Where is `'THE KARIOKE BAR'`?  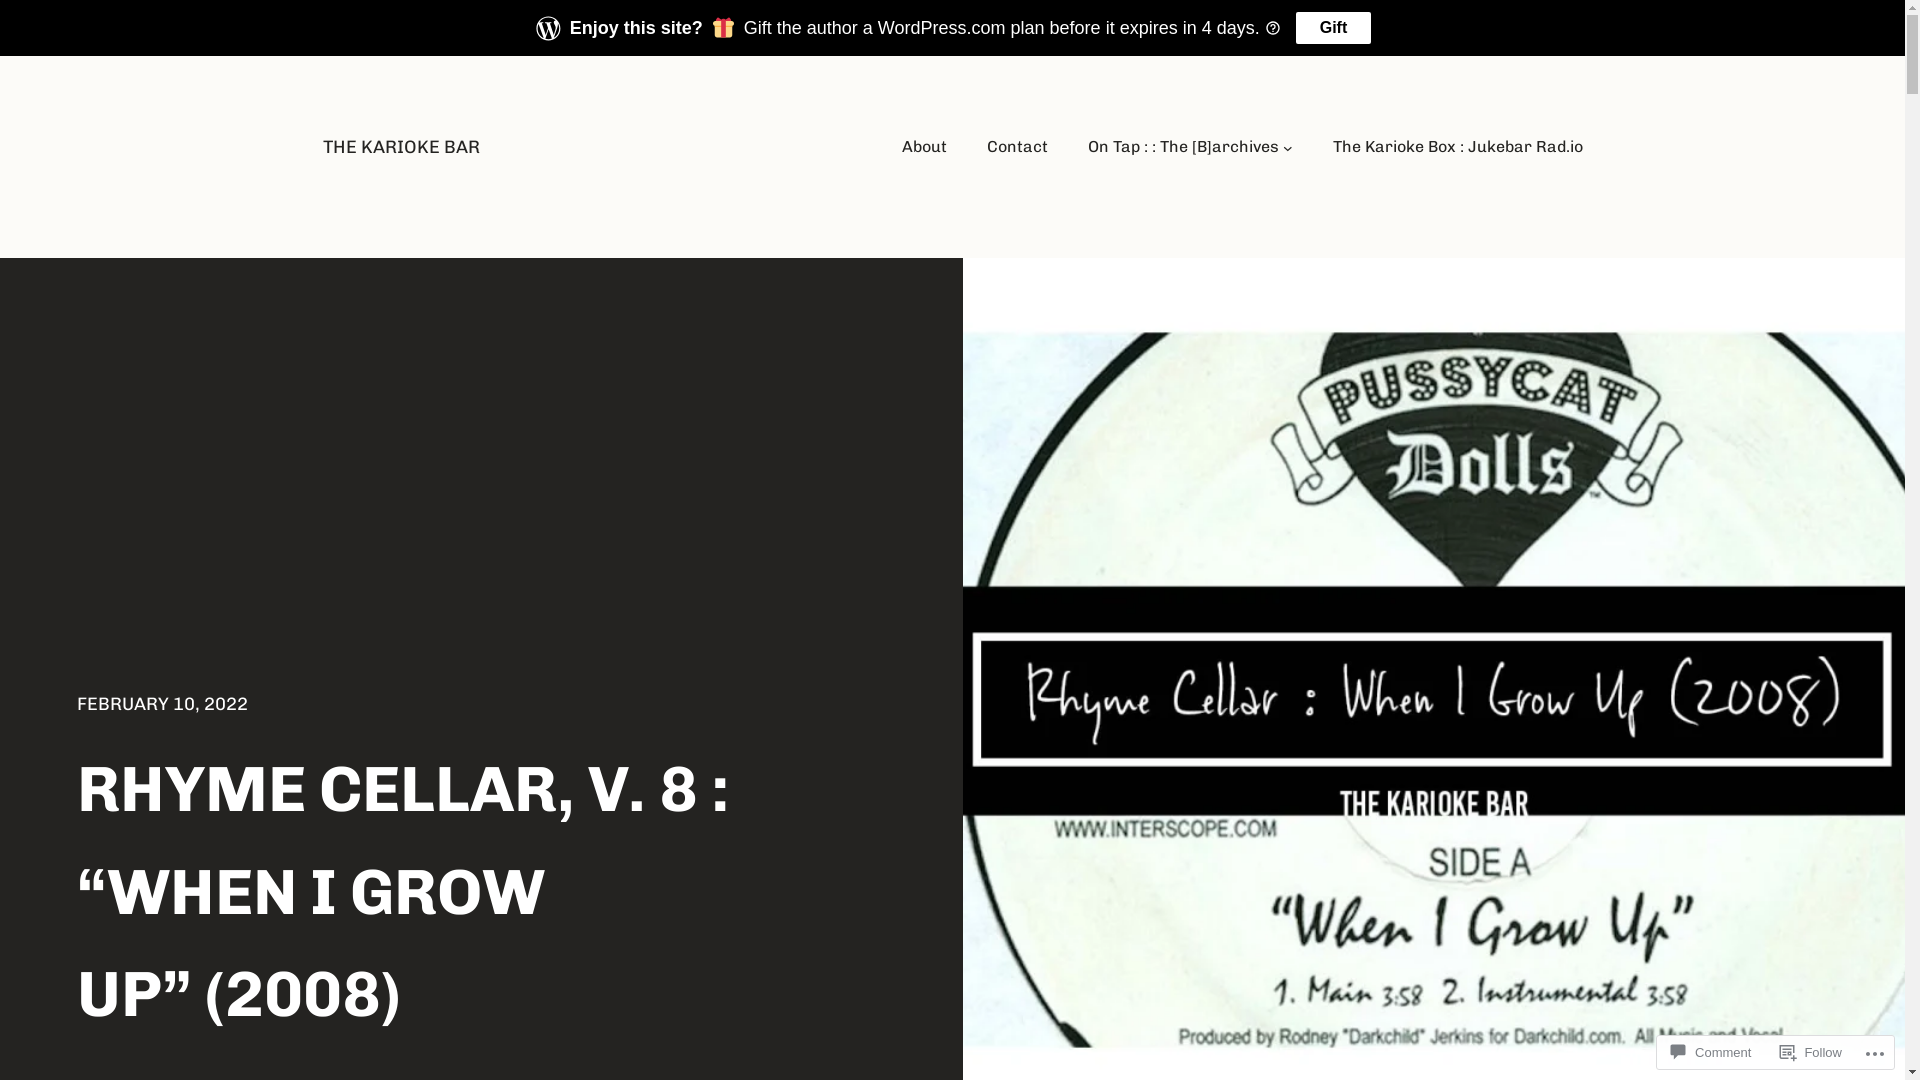
'THE KARIOKE BAR' is located at coordinates (400, 145).